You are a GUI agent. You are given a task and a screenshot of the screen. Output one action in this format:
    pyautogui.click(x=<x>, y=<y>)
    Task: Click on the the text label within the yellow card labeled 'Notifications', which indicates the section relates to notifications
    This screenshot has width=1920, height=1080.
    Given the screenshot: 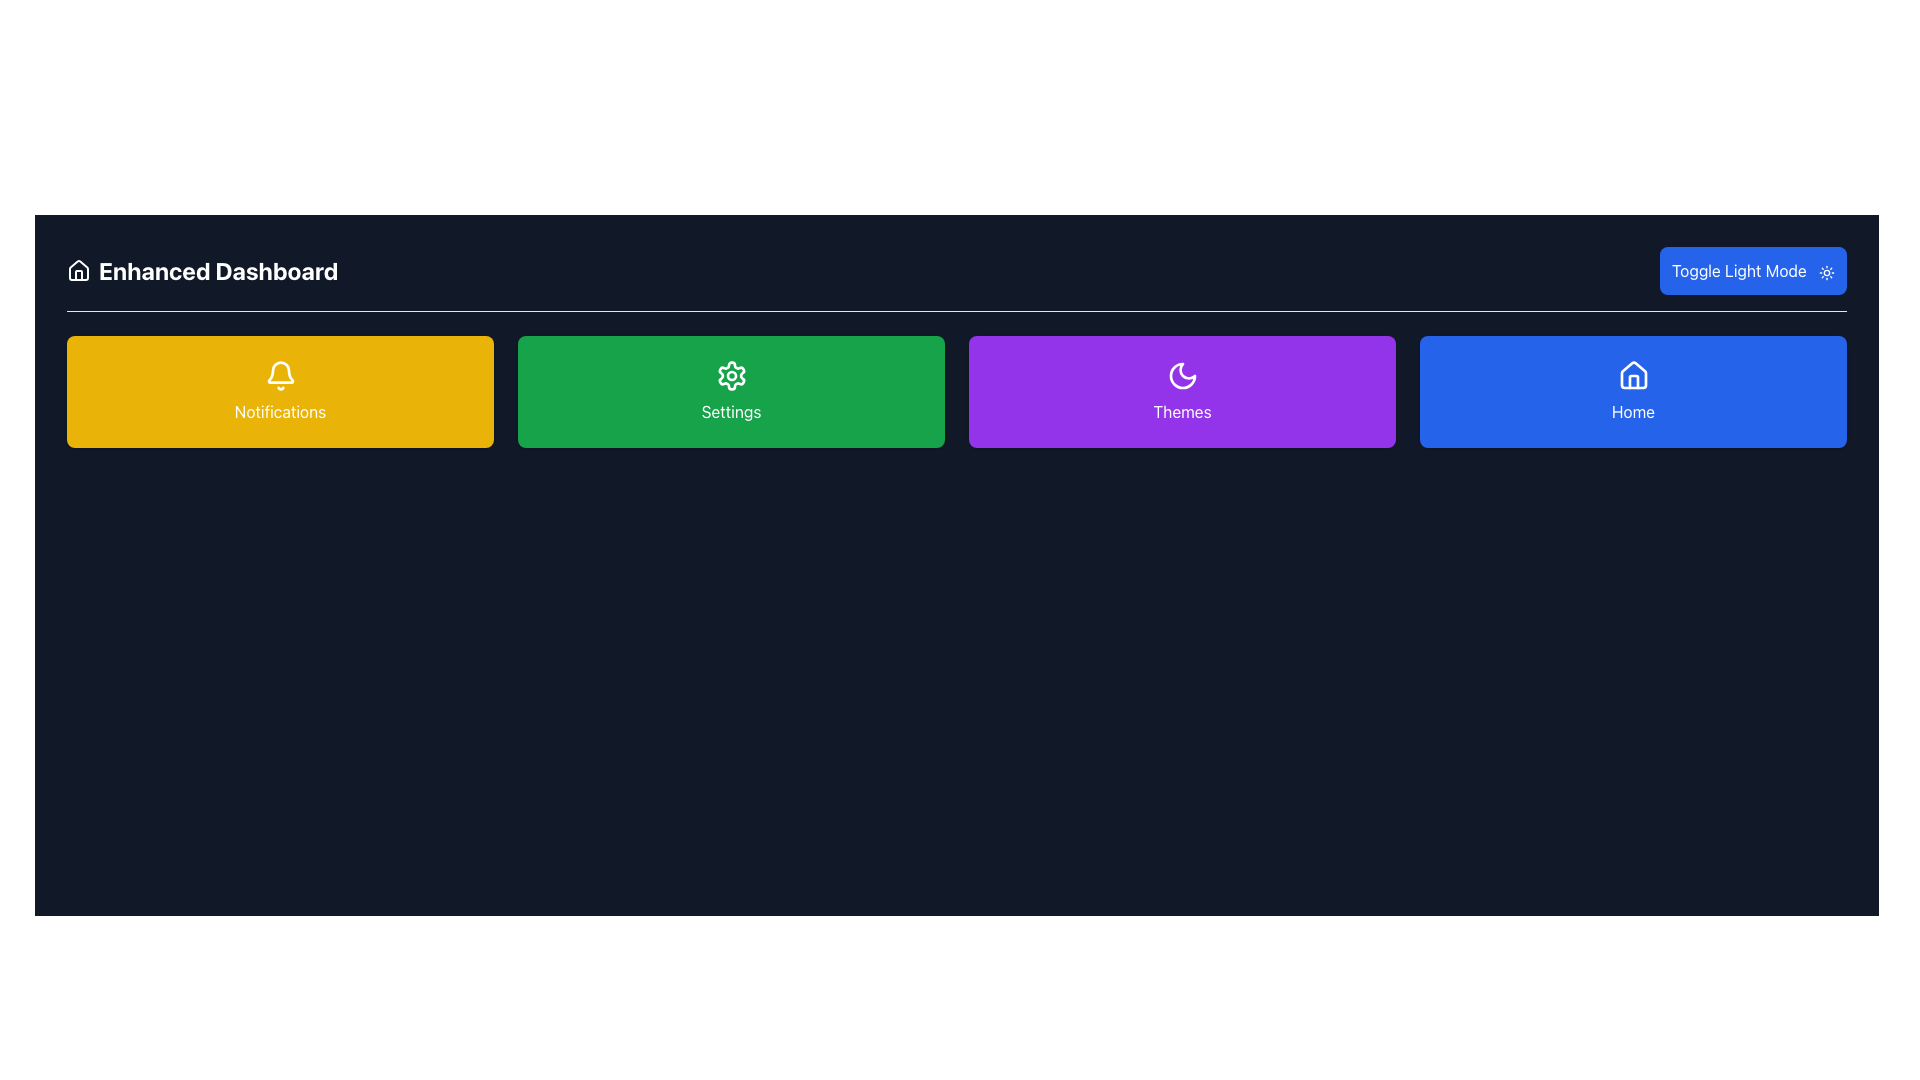 What is the action you would take?
    pyautogui.click(x=279, y=411)
    